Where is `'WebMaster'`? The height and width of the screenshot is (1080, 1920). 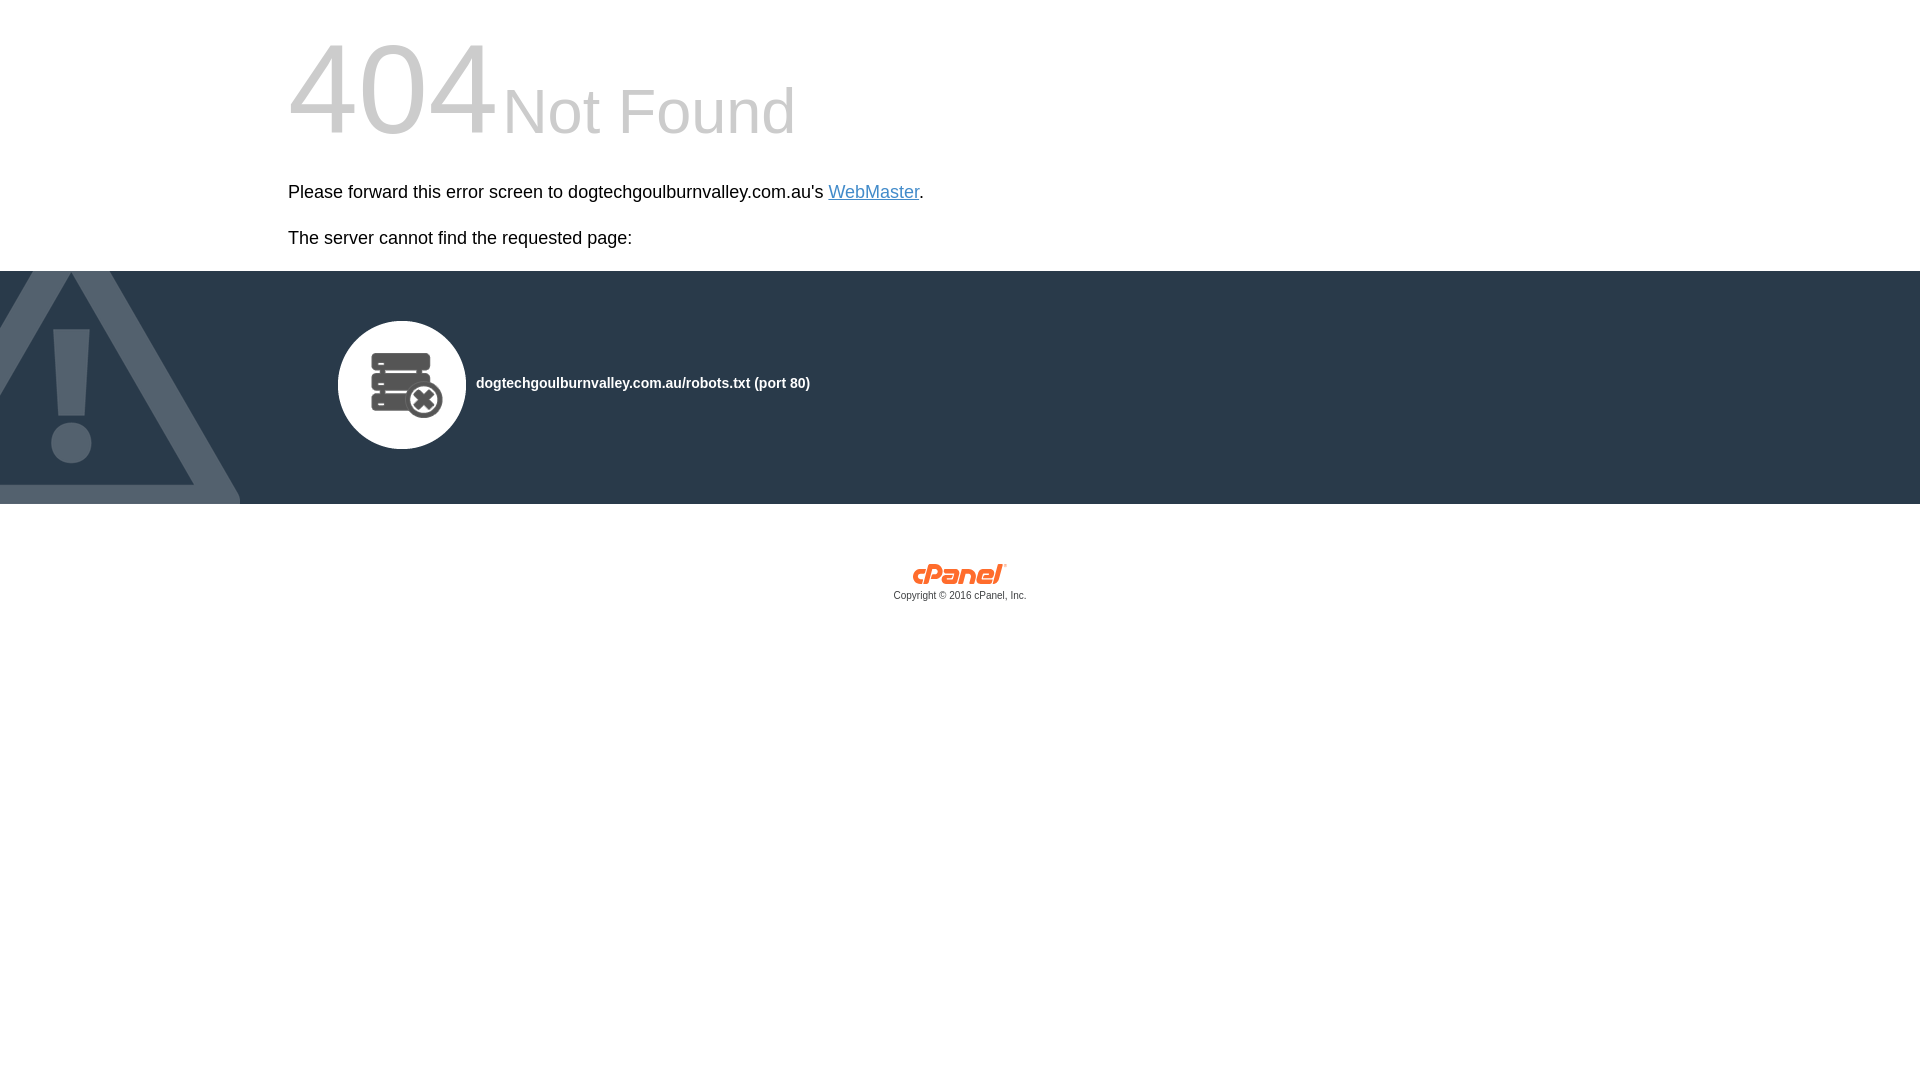
'WebMaster' is located at coordinates (873, 192).